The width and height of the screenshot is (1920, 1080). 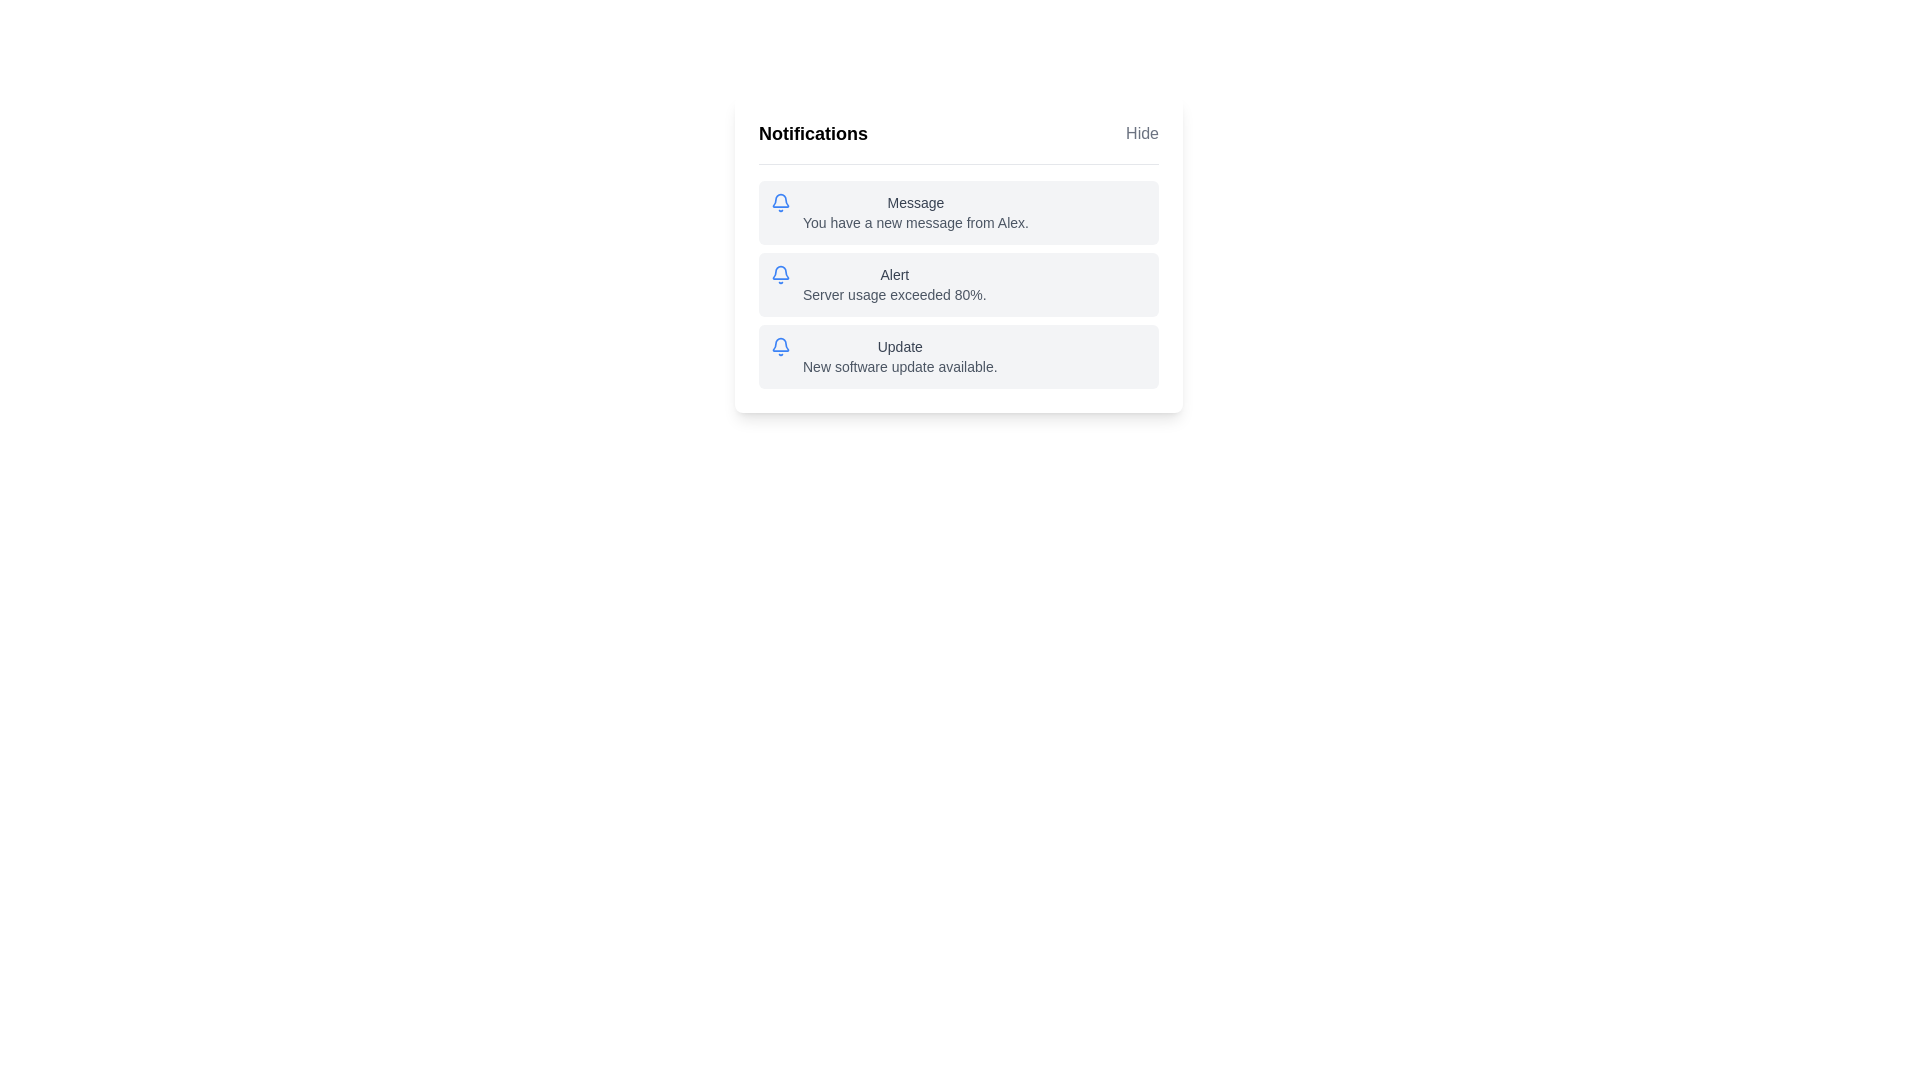 I want to click on the 'Hide' text button, which is a gray text label located to the right of the 'Notifications' text, so click(x=1142, y=134).